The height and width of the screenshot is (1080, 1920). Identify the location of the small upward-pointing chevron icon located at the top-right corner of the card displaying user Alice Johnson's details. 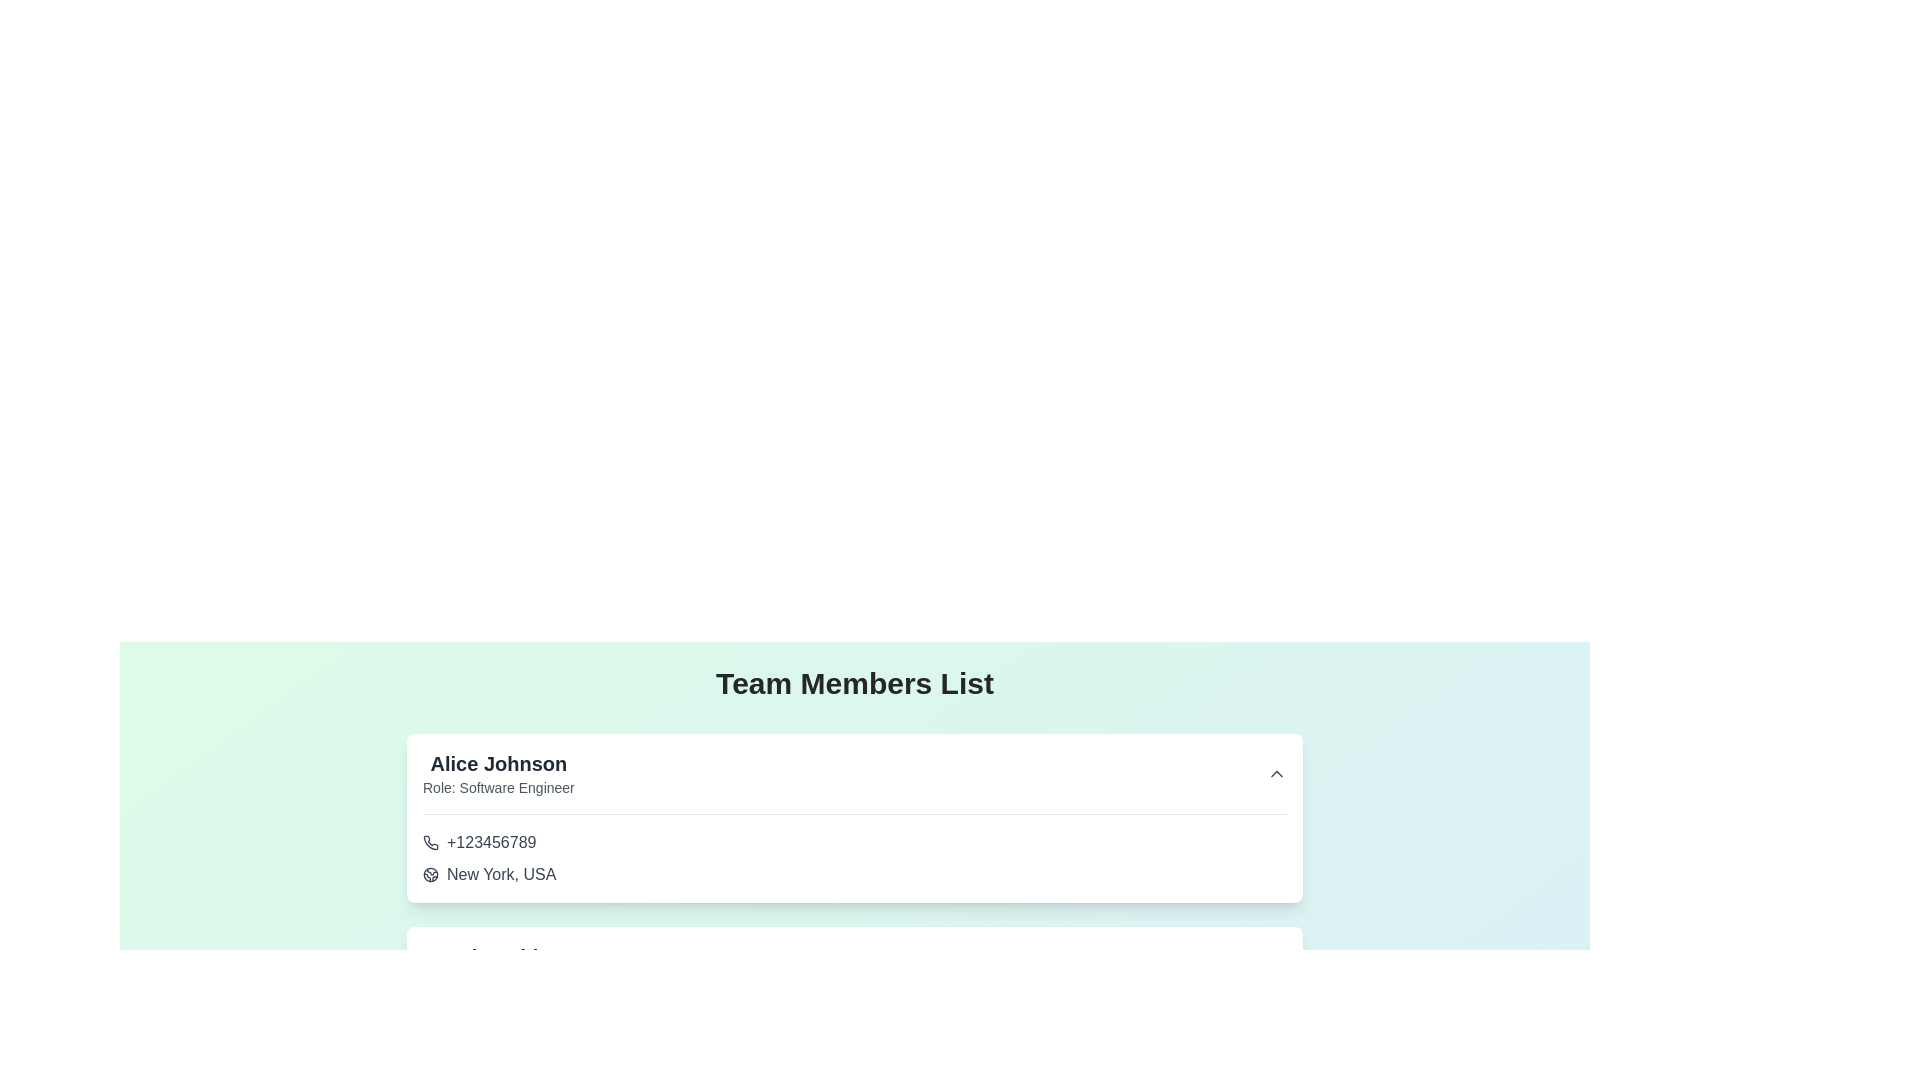
(1275, 773).